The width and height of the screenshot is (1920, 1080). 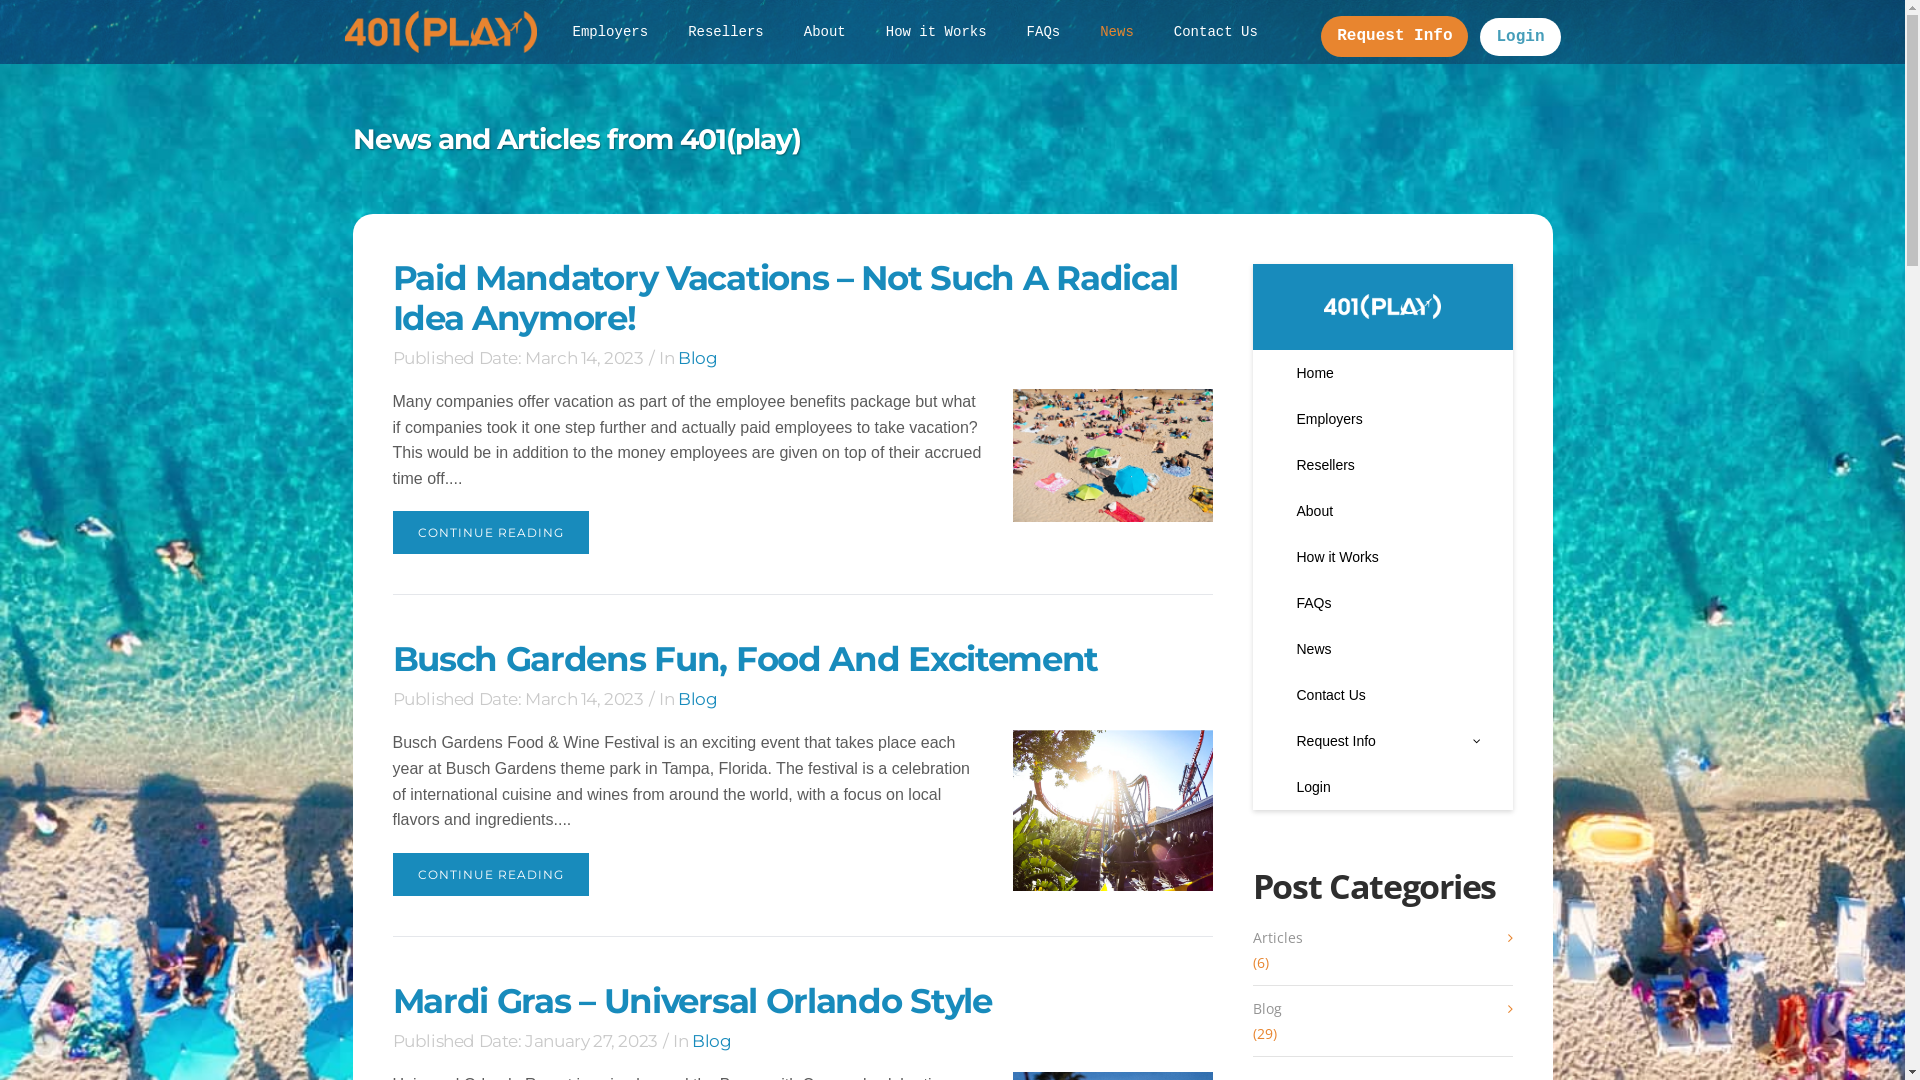 I want to click on 'Resellers', so click(x=724, y=31).